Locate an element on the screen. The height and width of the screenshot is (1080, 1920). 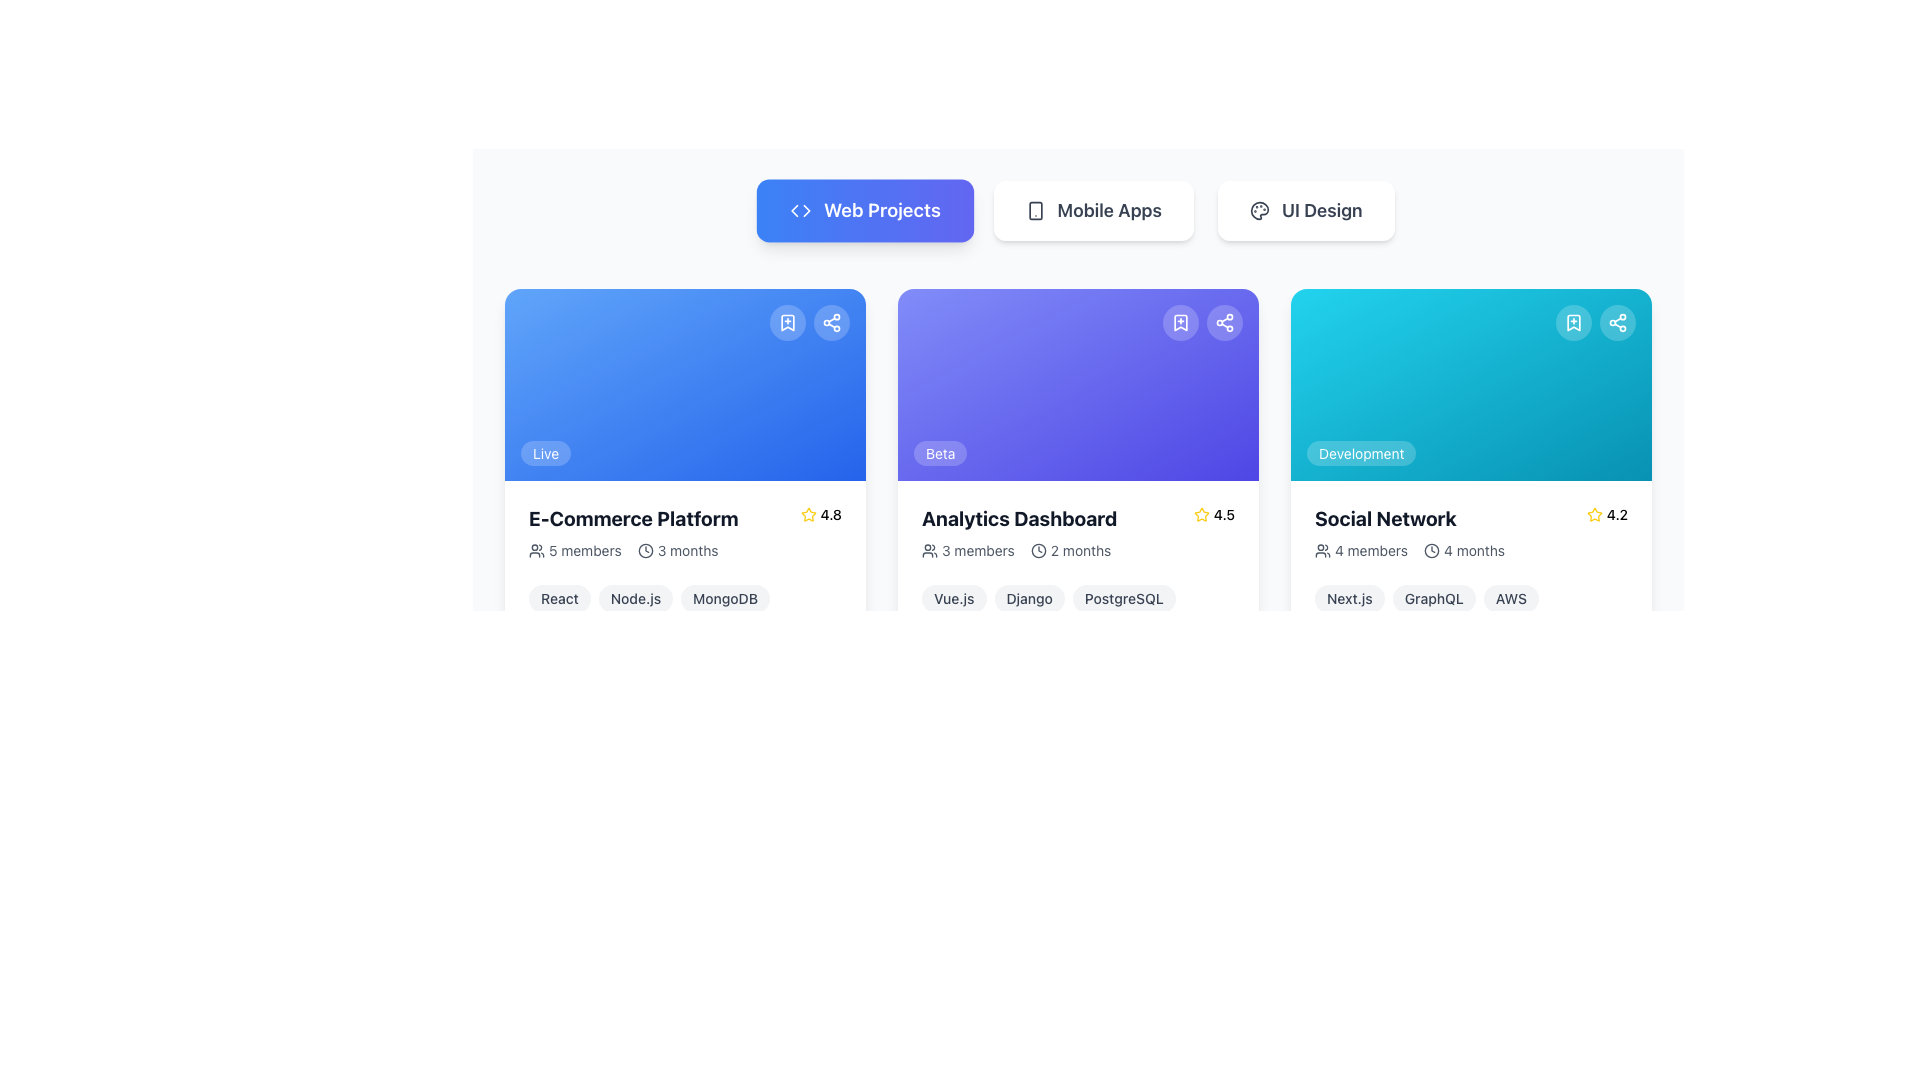
the icons located at the top-right corner of the informational card that provides project details, which is the third element in a 3-column grid layout is located at coordinates (1471, 497).